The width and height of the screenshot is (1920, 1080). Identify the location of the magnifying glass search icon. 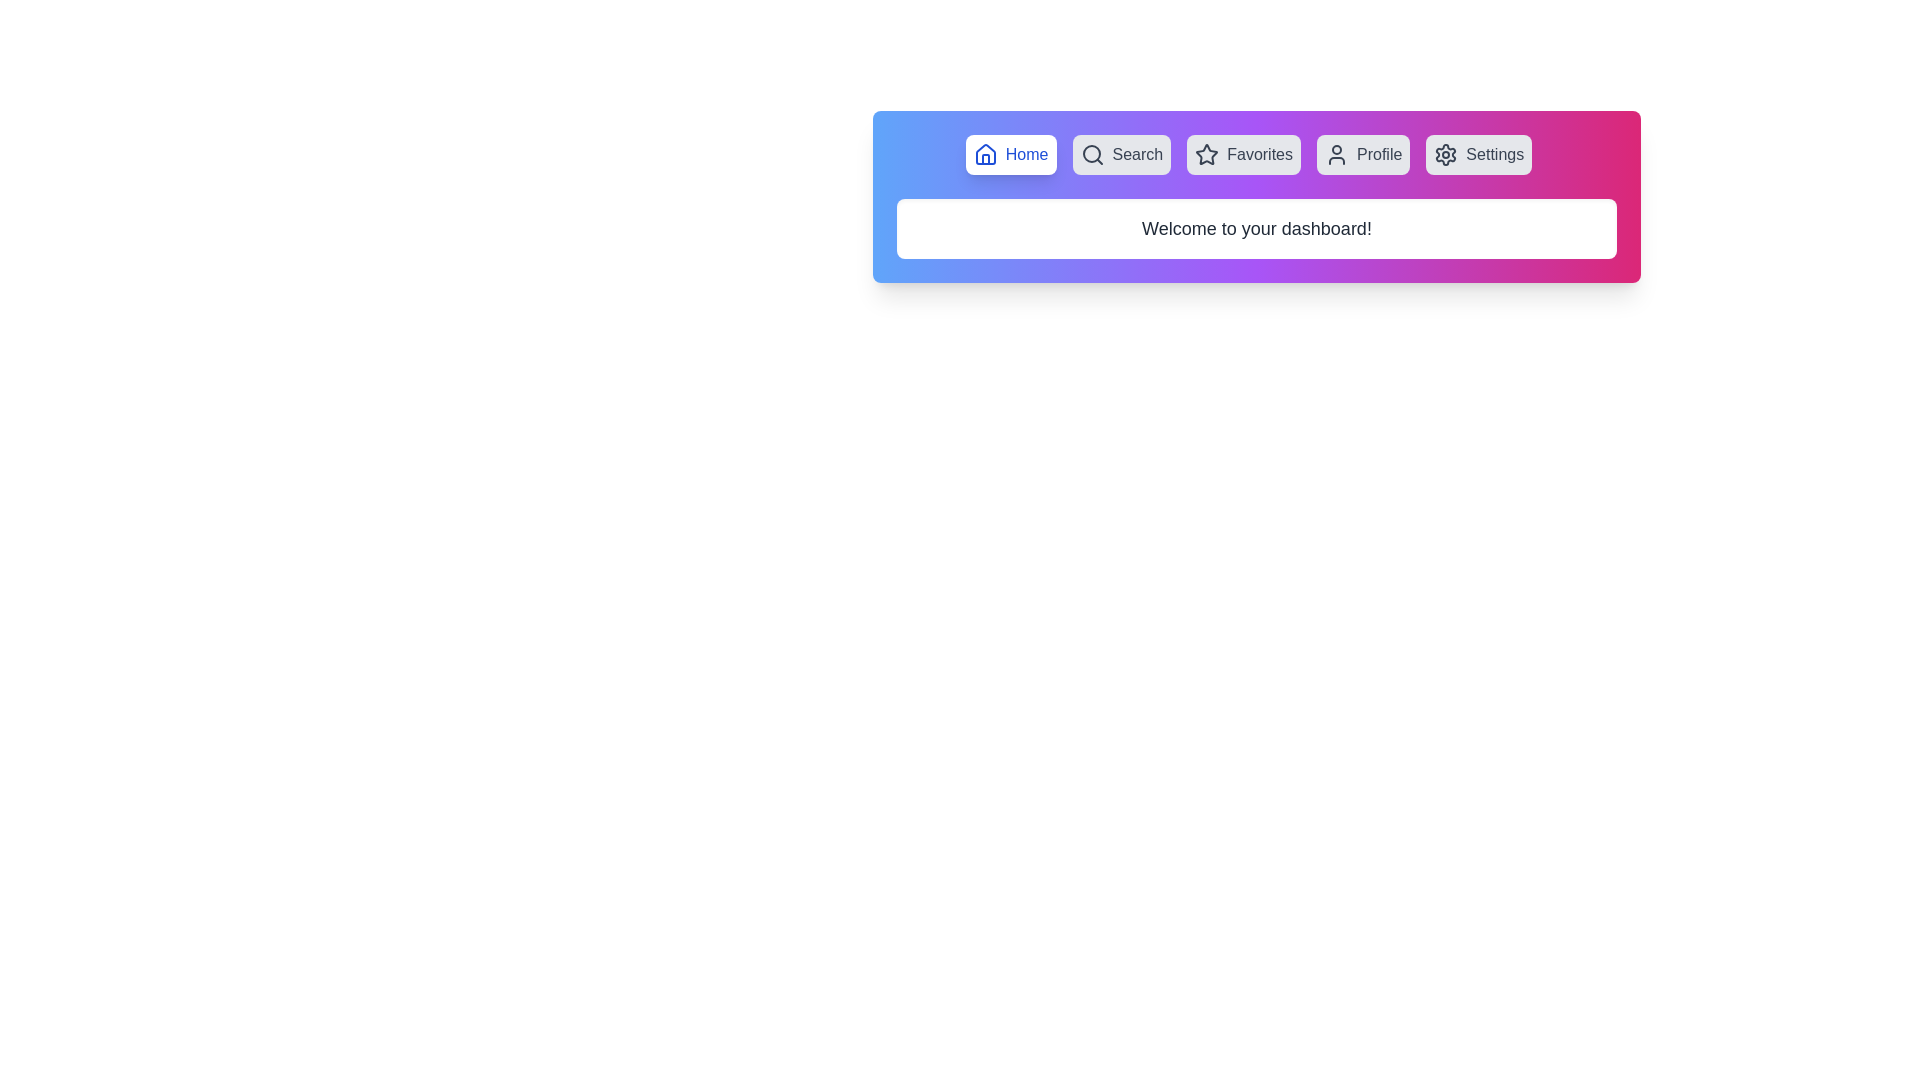
(1091, 153).